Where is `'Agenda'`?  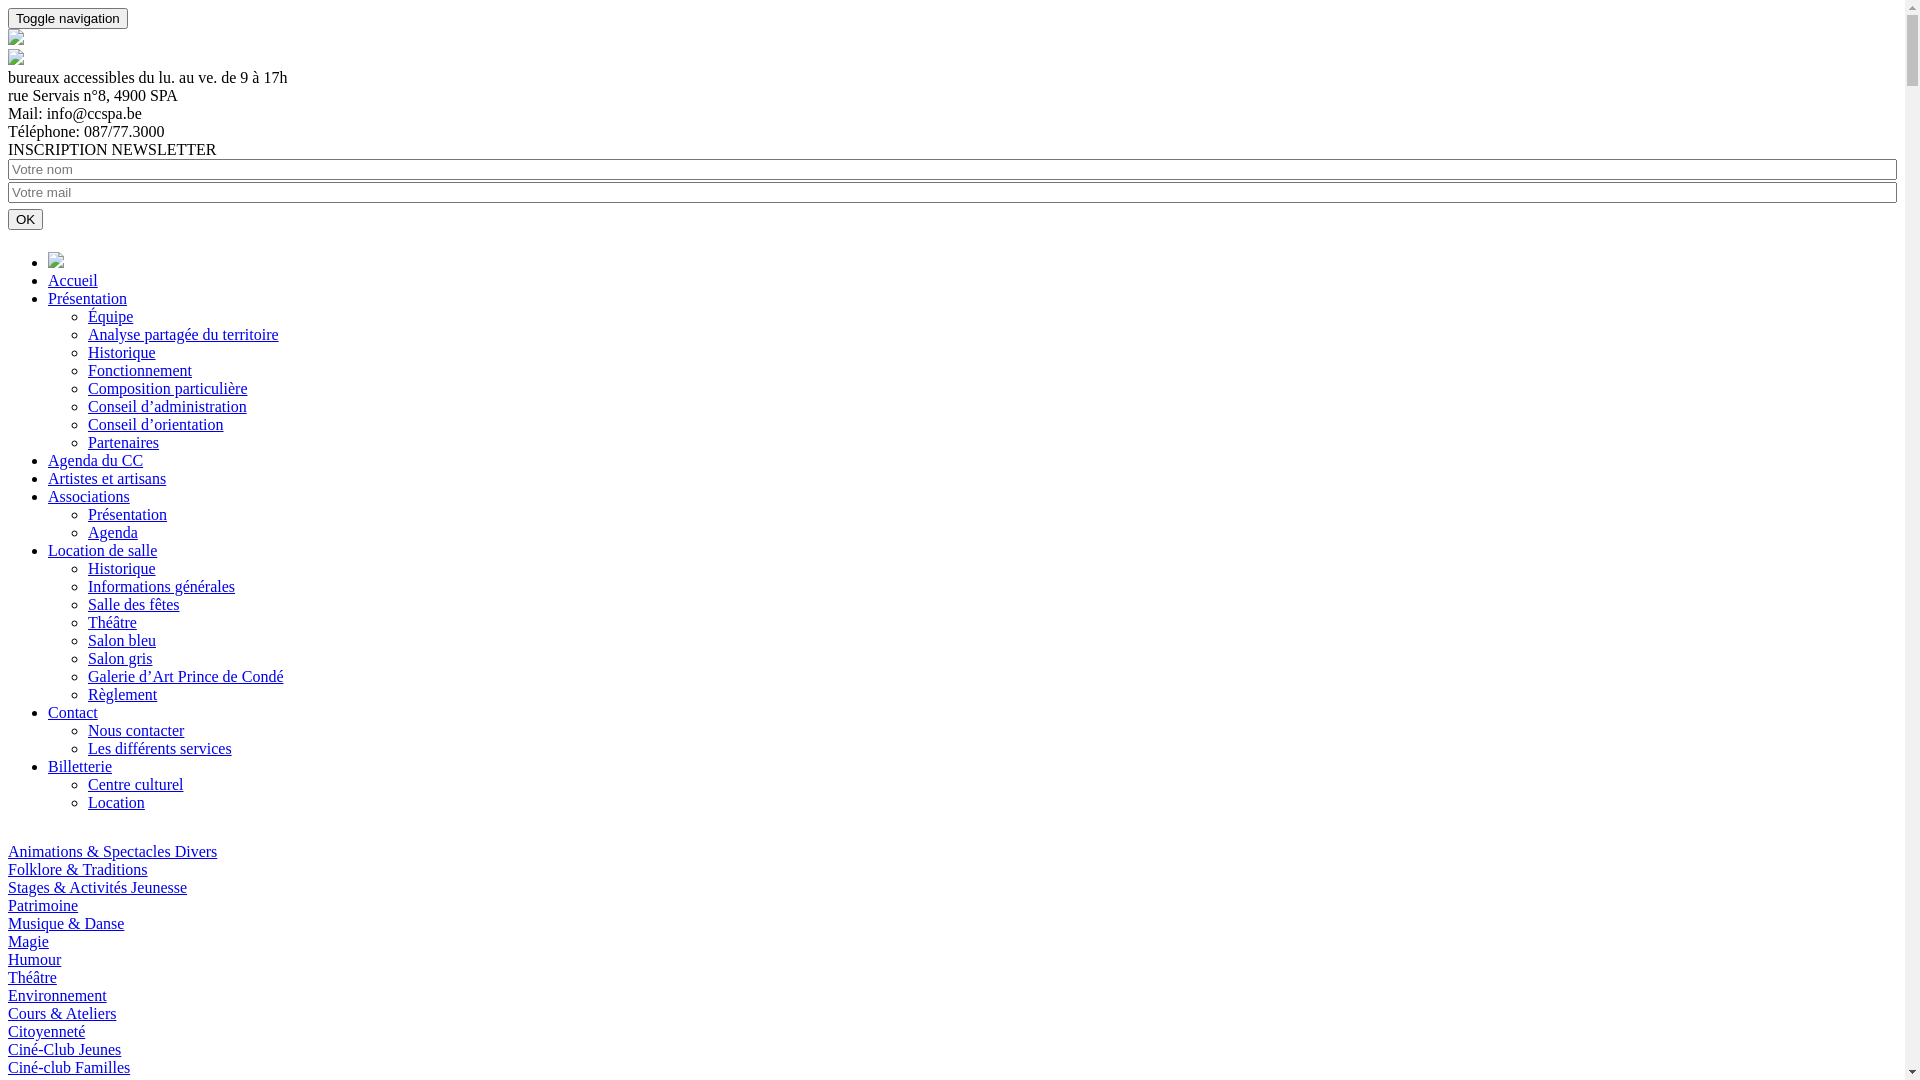
'Agenda' is located at coordinates (112, 531).